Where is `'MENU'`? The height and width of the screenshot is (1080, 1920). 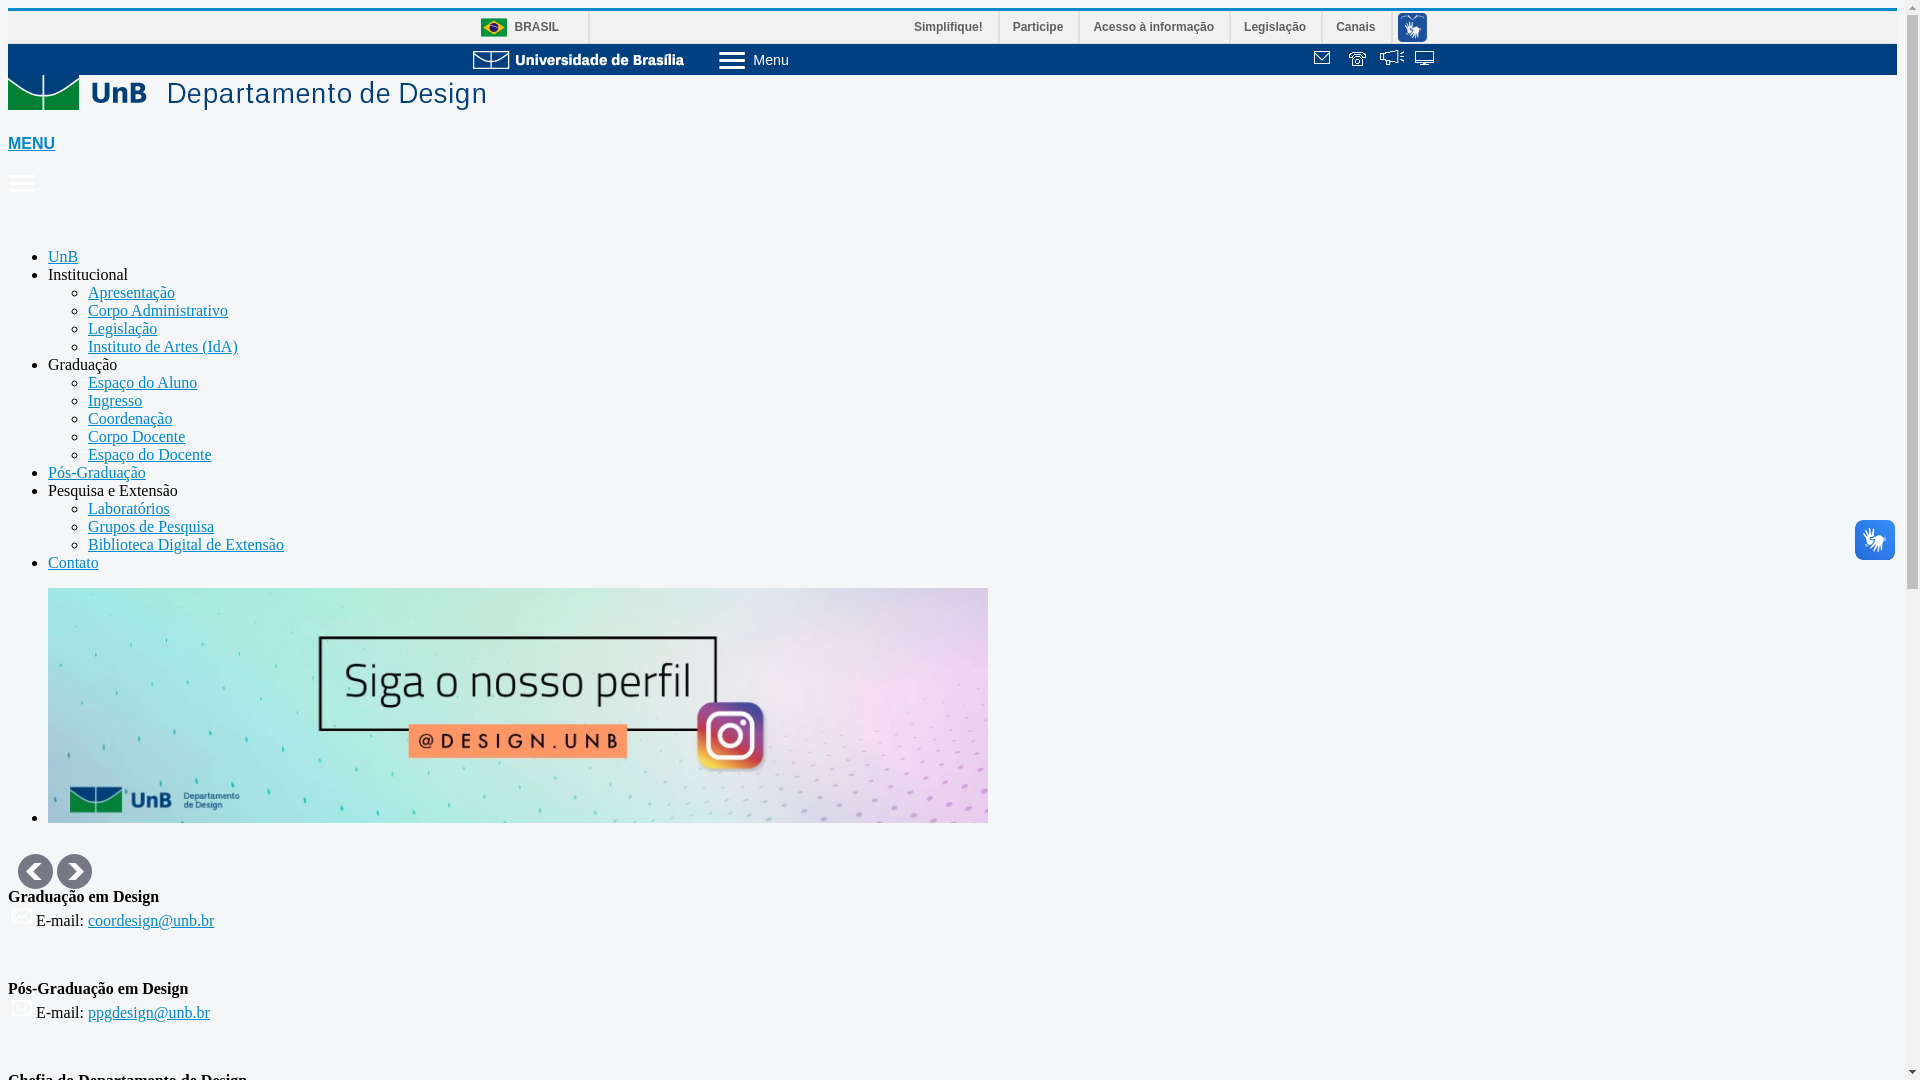 'MENU' is located at coordinates (8, 164).